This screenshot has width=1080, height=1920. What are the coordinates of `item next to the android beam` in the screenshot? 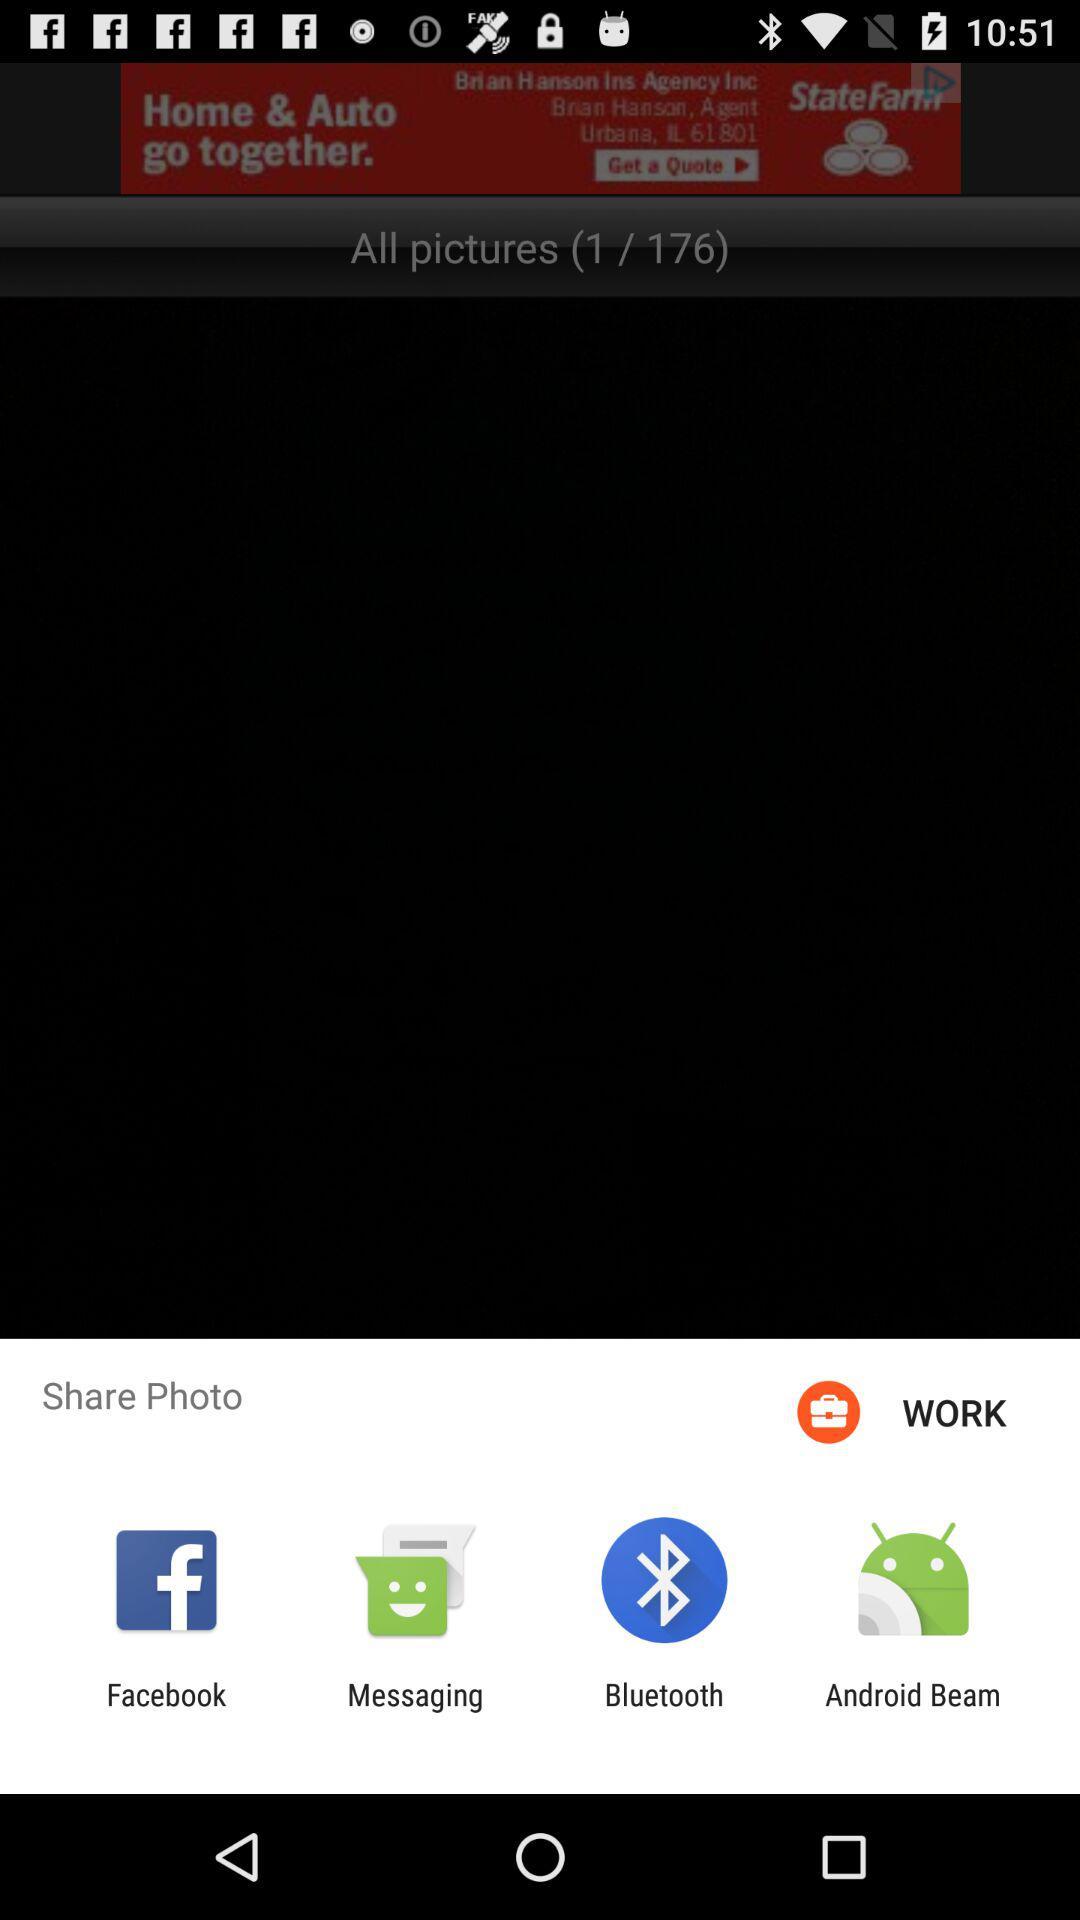 It's located at (664, 1711).